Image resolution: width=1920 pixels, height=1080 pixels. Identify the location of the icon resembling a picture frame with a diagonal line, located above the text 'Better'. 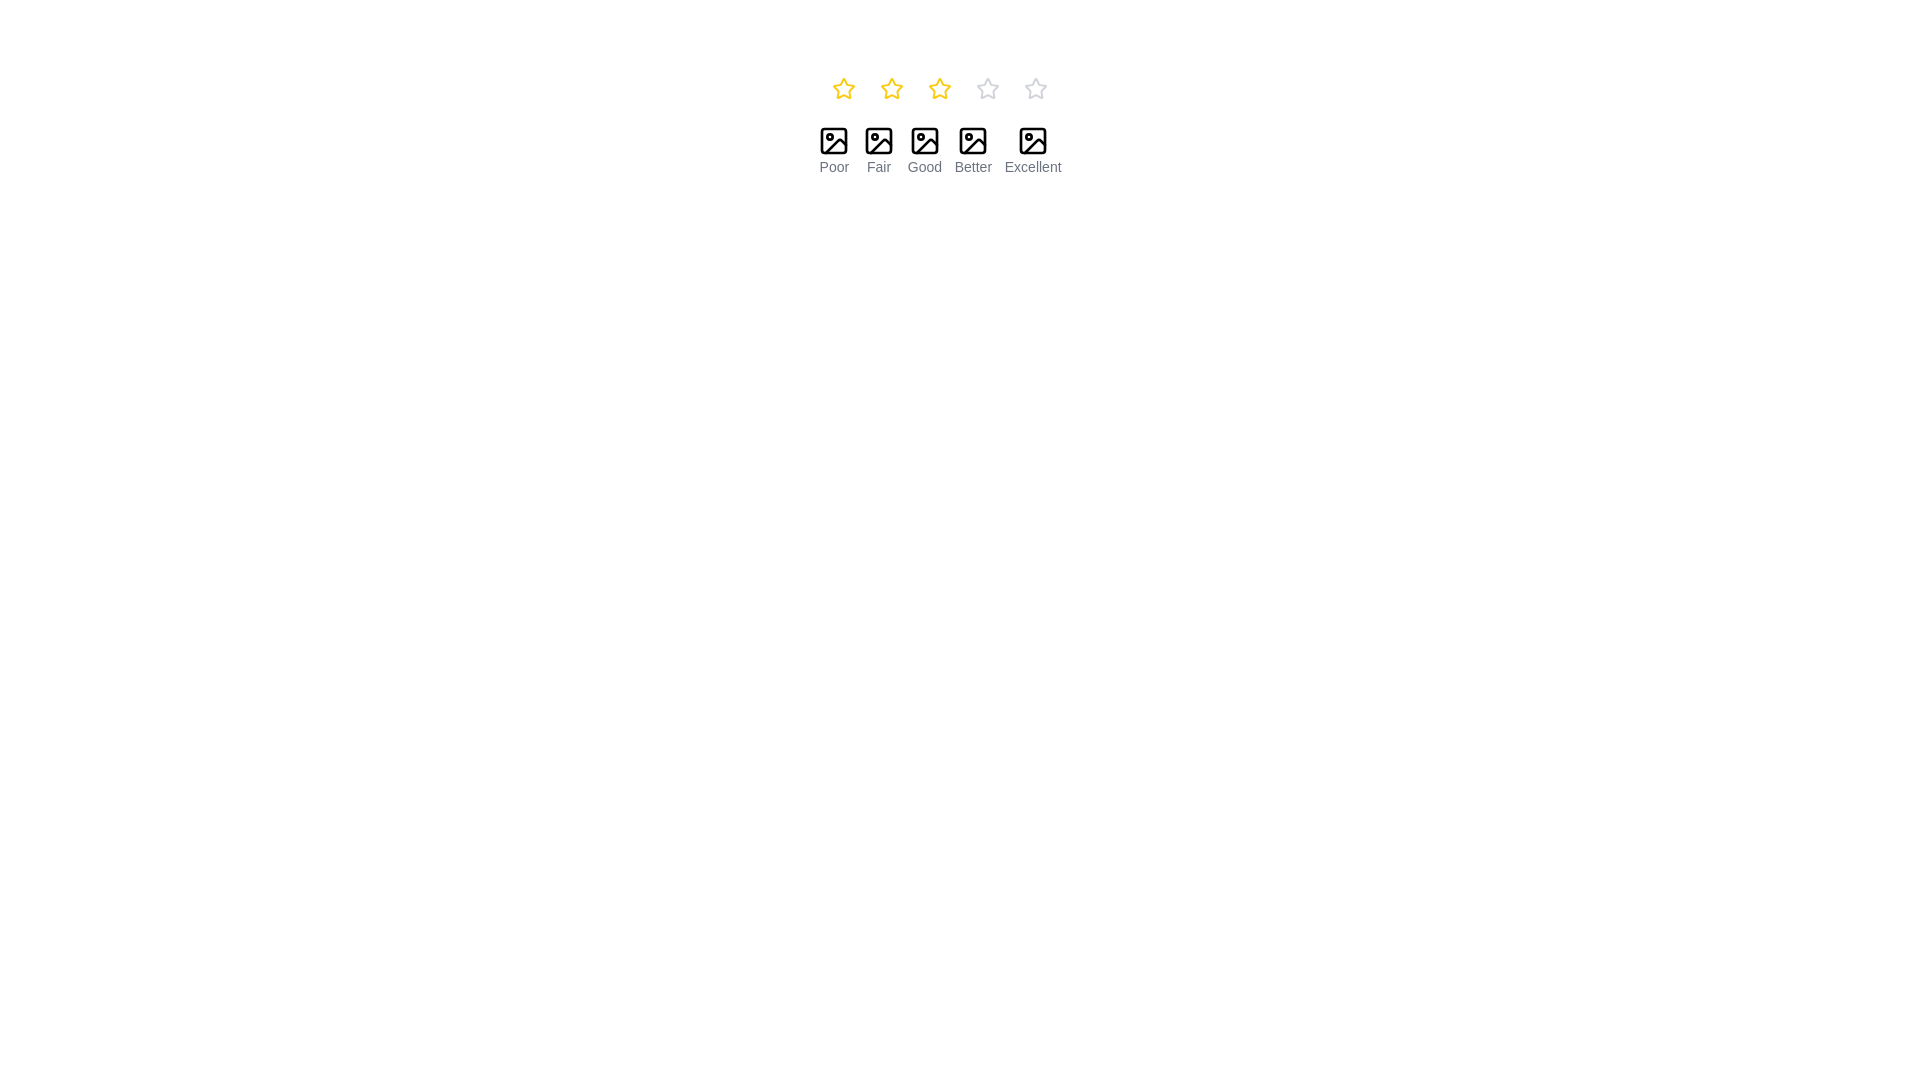
(973, 140).